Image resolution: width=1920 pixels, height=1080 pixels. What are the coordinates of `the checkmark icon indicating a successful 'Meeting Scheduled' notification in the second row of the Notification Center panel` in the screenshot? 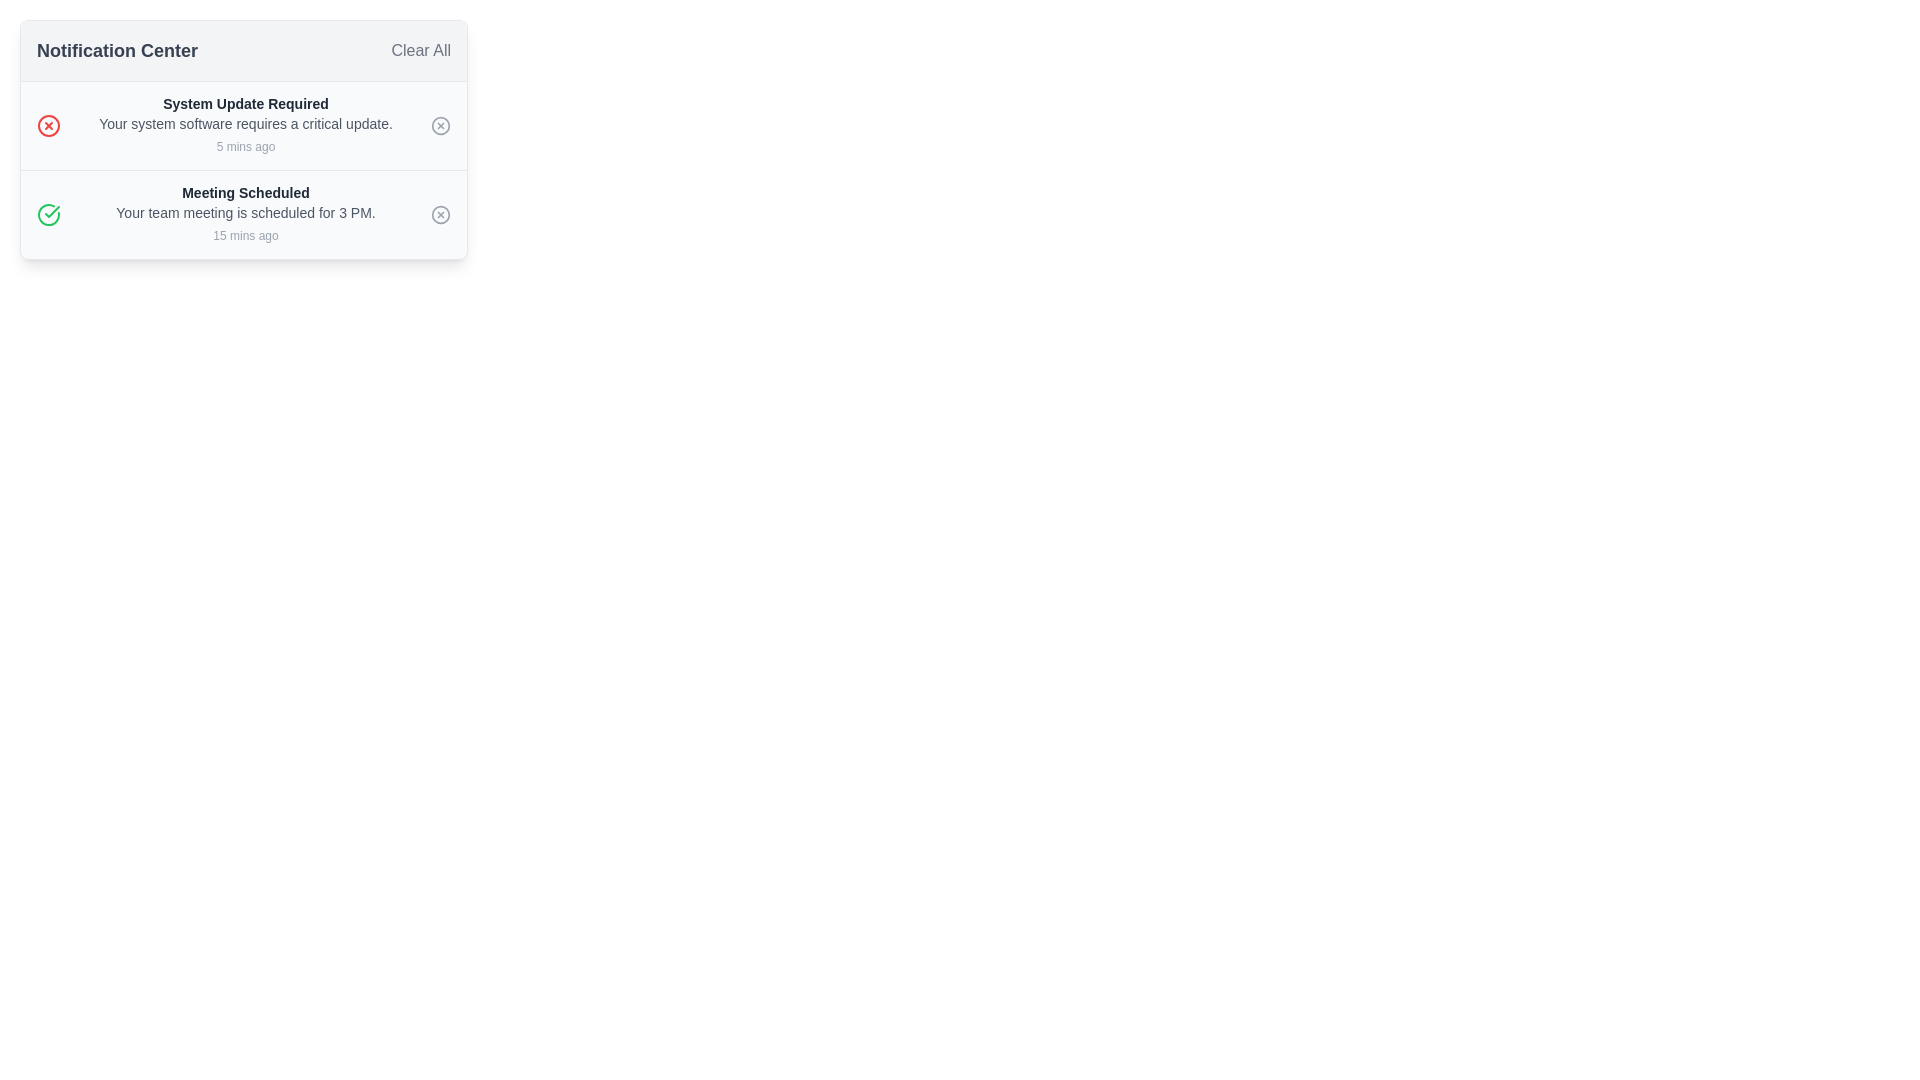 It's located at (52, 212).